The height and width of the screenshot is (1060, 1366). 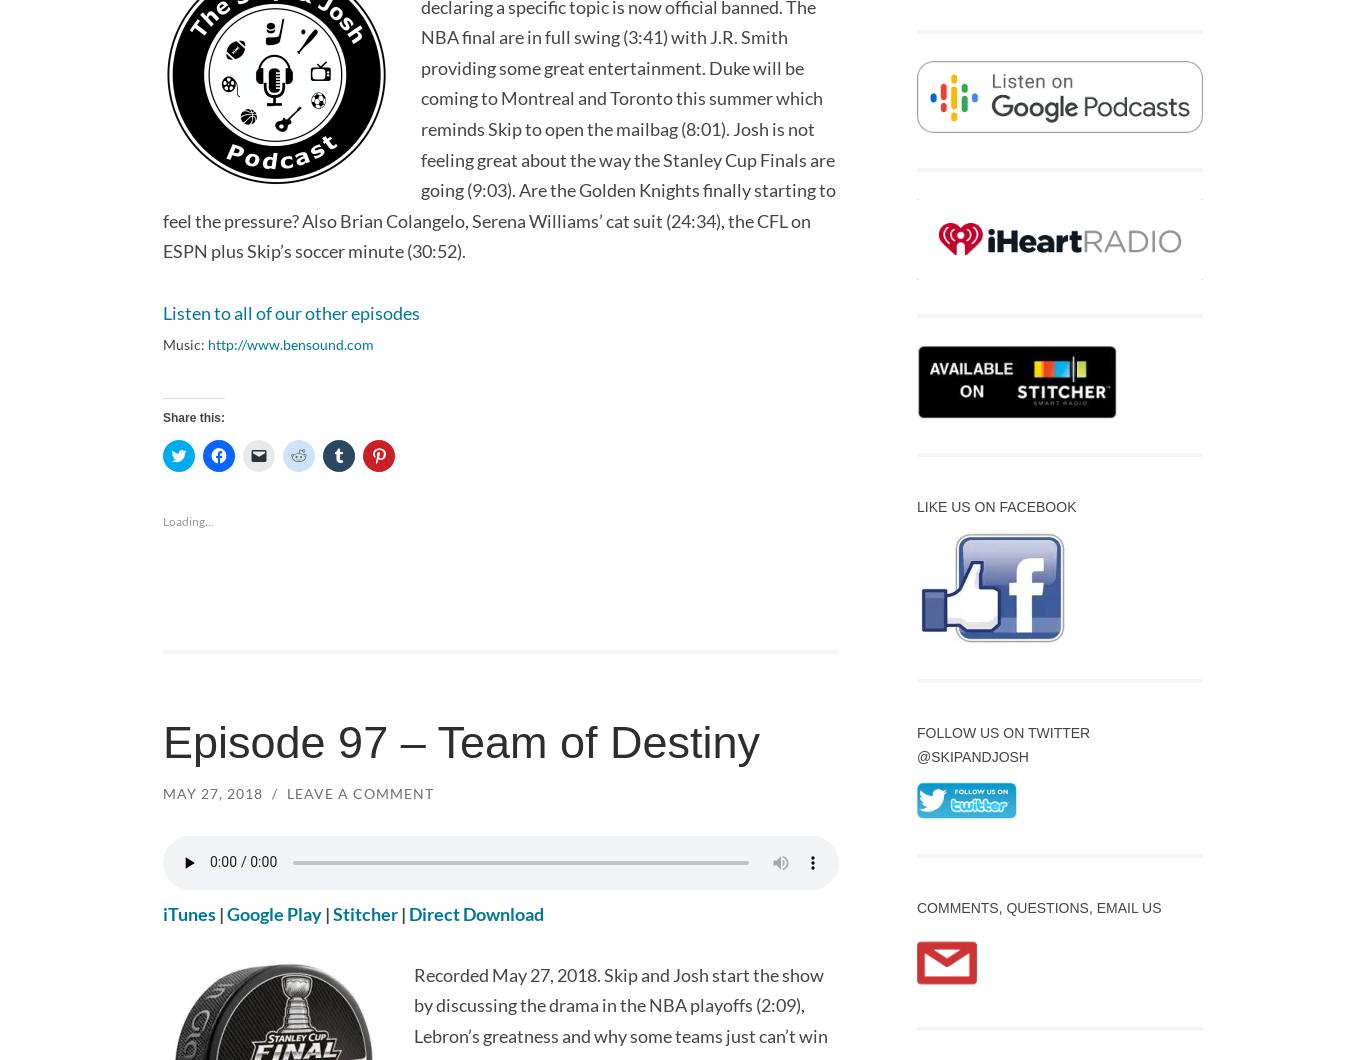 I want to click on 'Share this:', so click(x=161, y=416).